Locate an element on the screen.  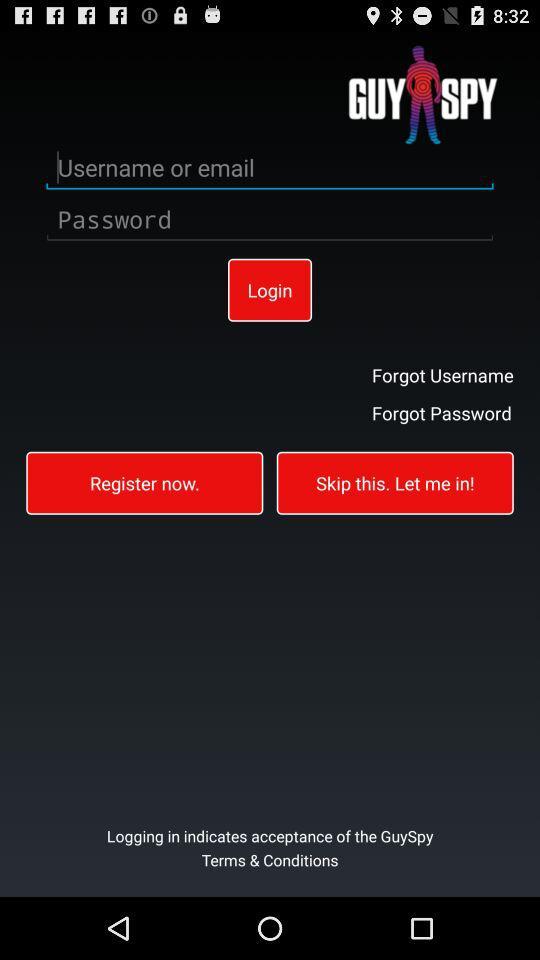
the skip this let item is located at coordinates (395, 481).